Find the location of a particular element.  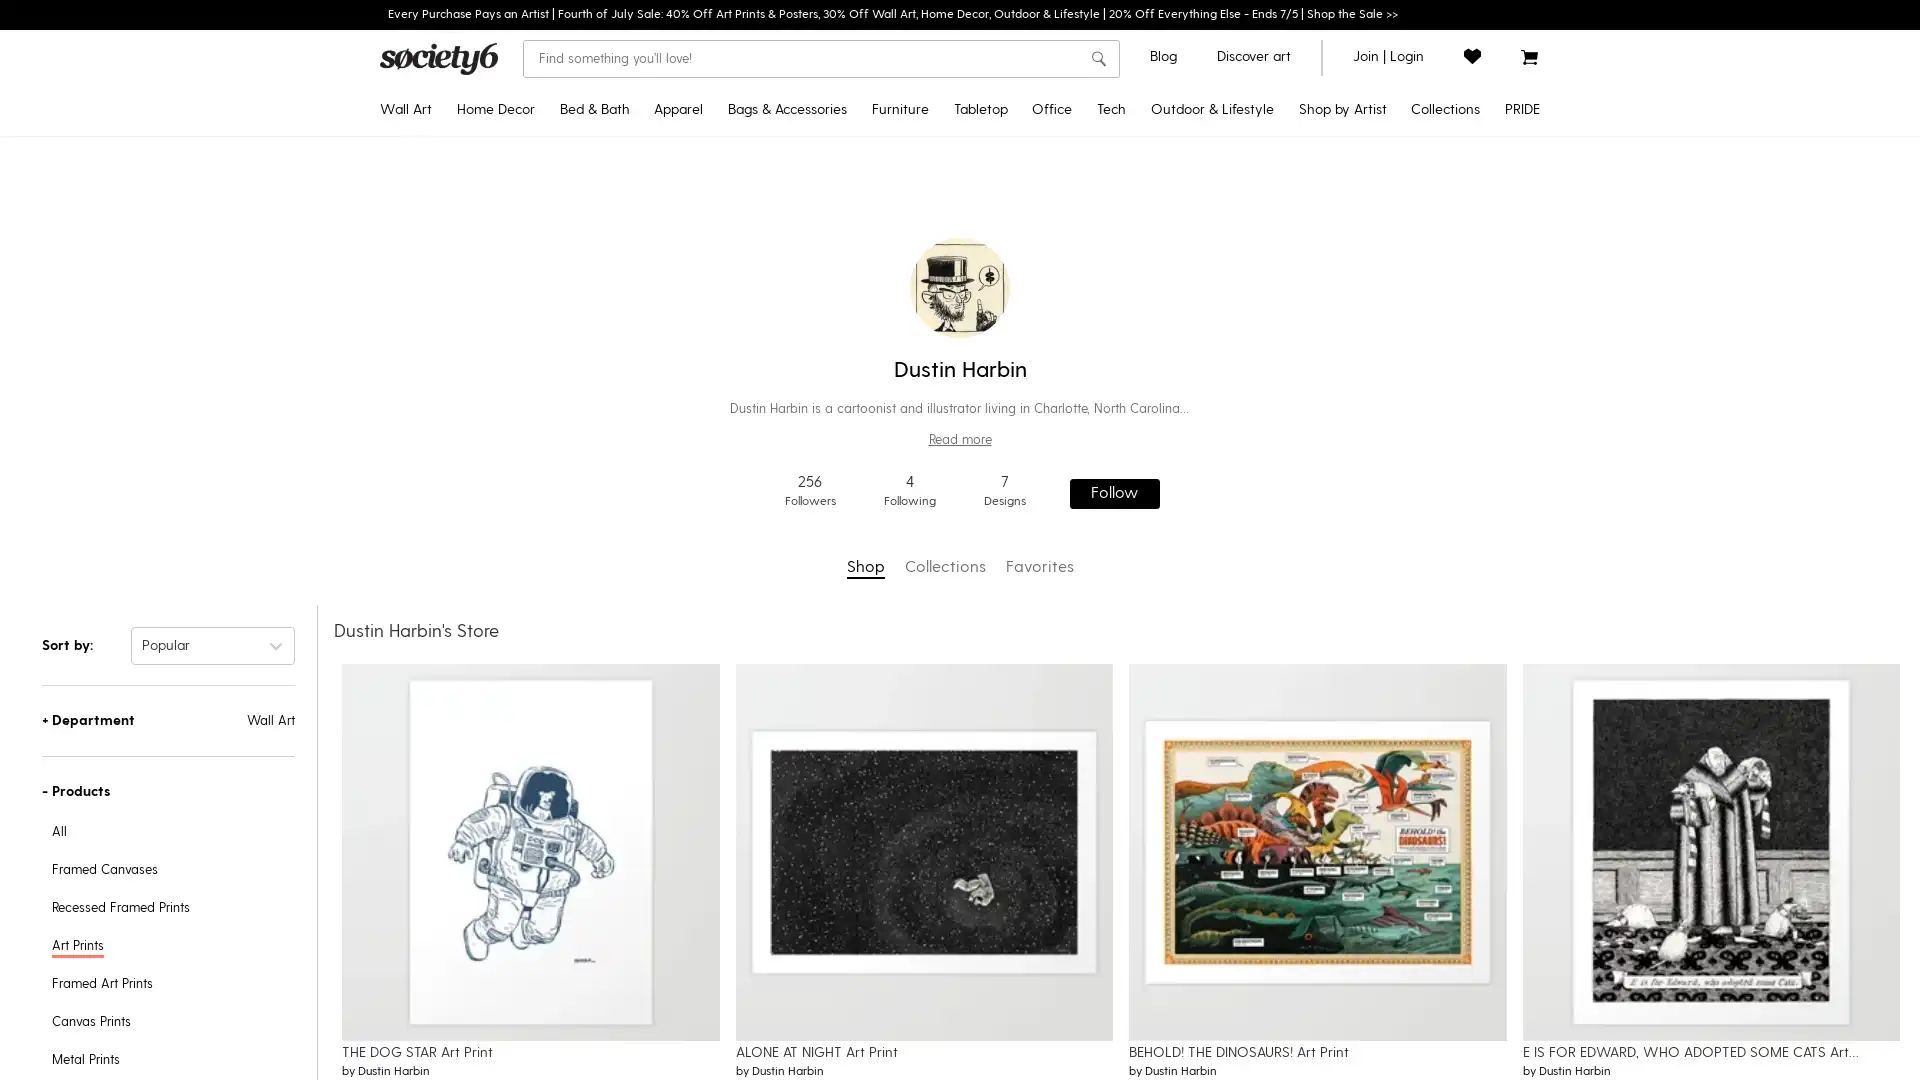

Framed Mini Art Prints is located at coordinates (470, 547).